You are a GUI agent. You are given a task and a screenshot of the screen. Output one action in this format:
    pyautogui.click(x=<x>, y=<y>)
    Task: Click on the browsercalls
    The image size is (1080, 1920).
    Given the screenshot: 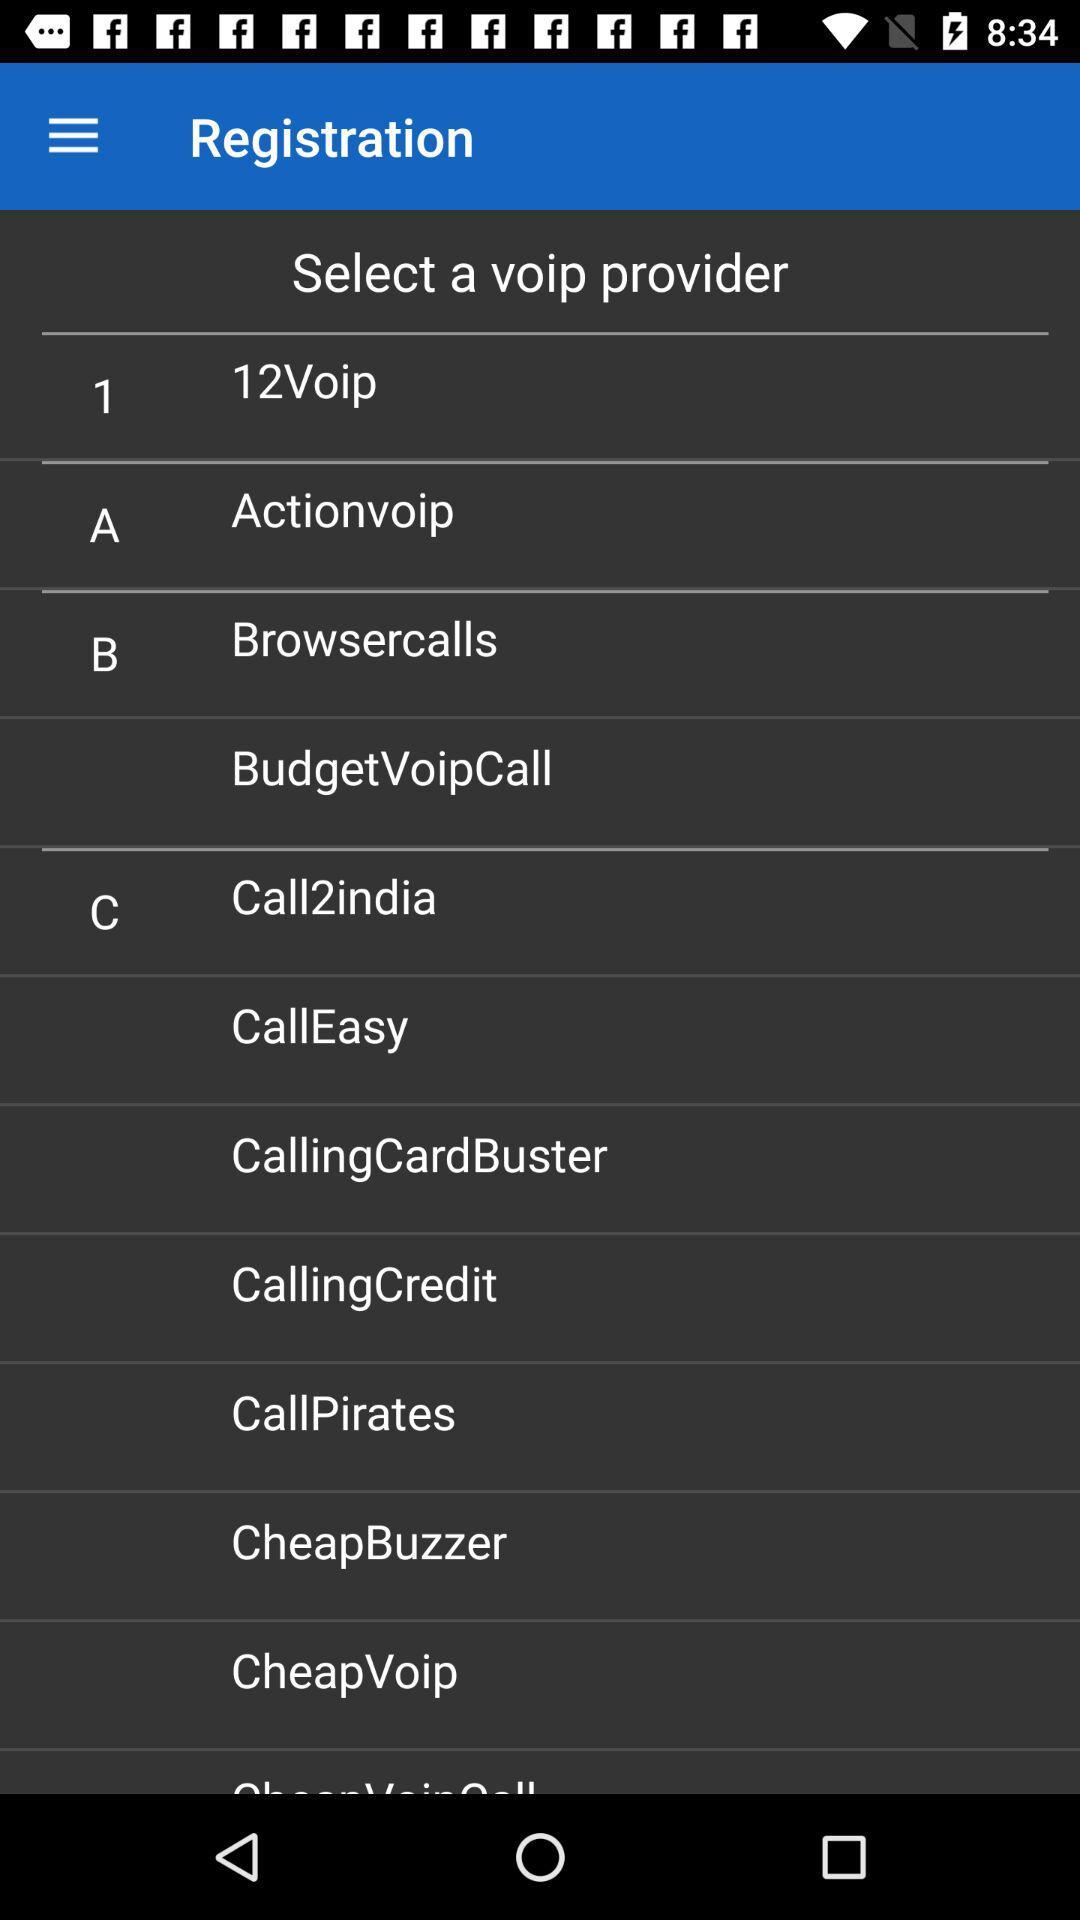 What is the action you would take?
    pyautogui.click(x=372, y=636)
    